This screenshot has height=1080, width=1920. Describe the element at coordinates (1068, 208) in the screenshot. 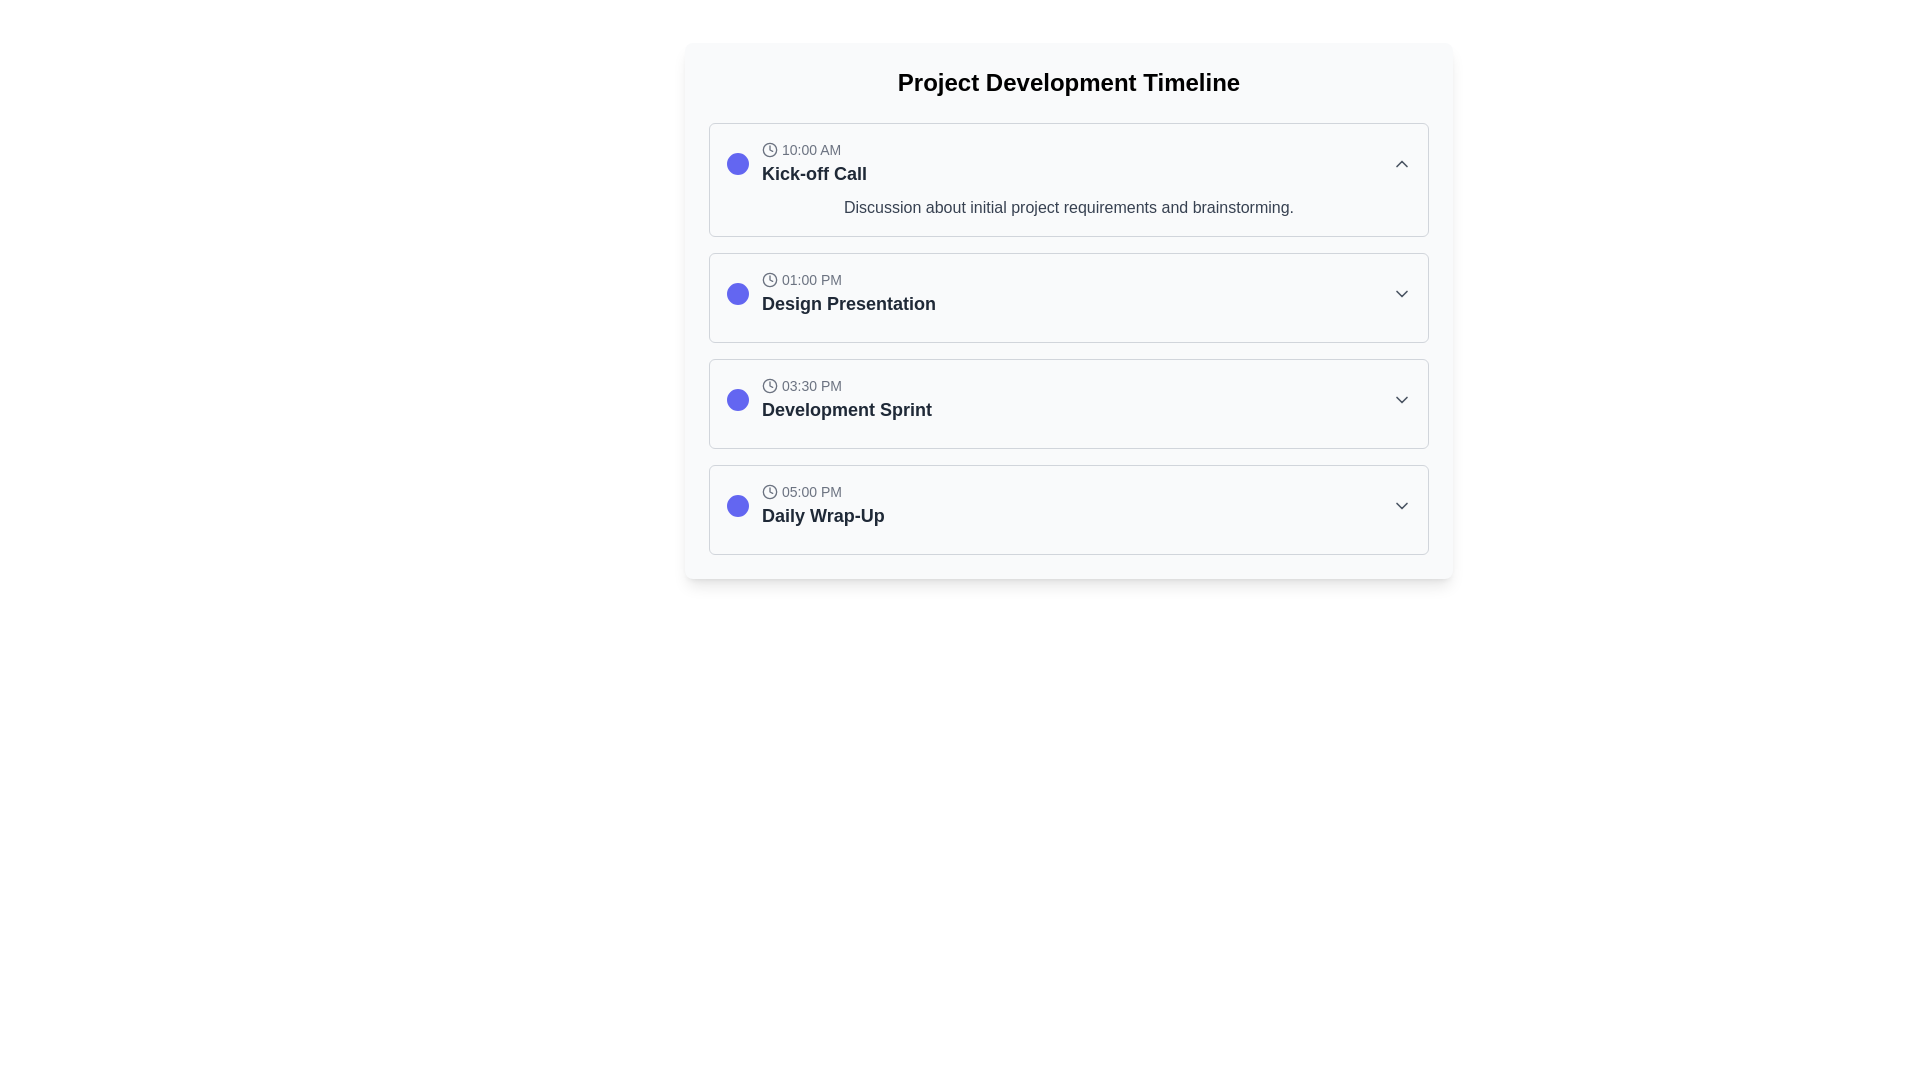

I see `the text label that reads 'Discussion about initial project requirements and brainstorming.' located under the title 'Kick-off Call' and the time '10:00 AM' in the first timeline entry` at that location.